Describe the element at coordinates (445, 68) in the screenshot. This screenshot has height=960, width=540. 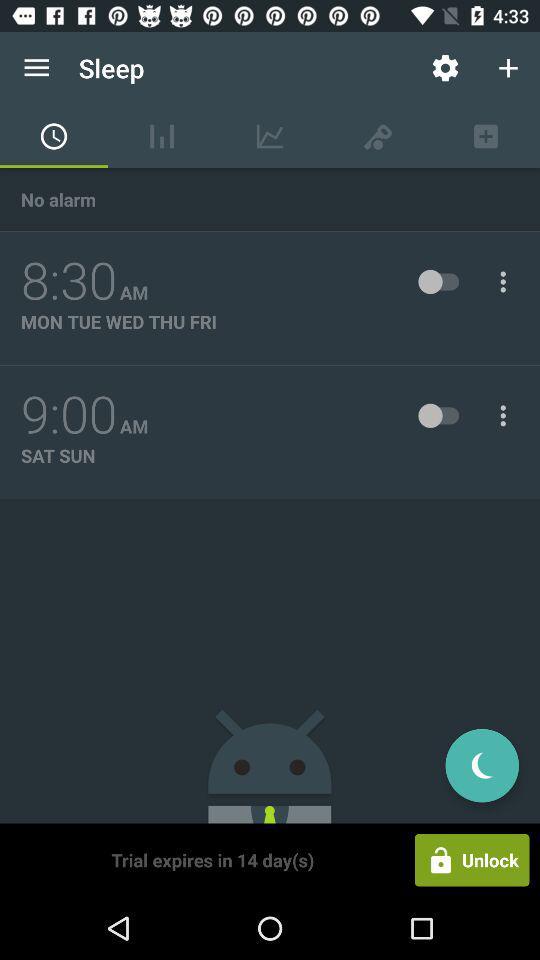
I see `app to the right of the sleep item` at that location.